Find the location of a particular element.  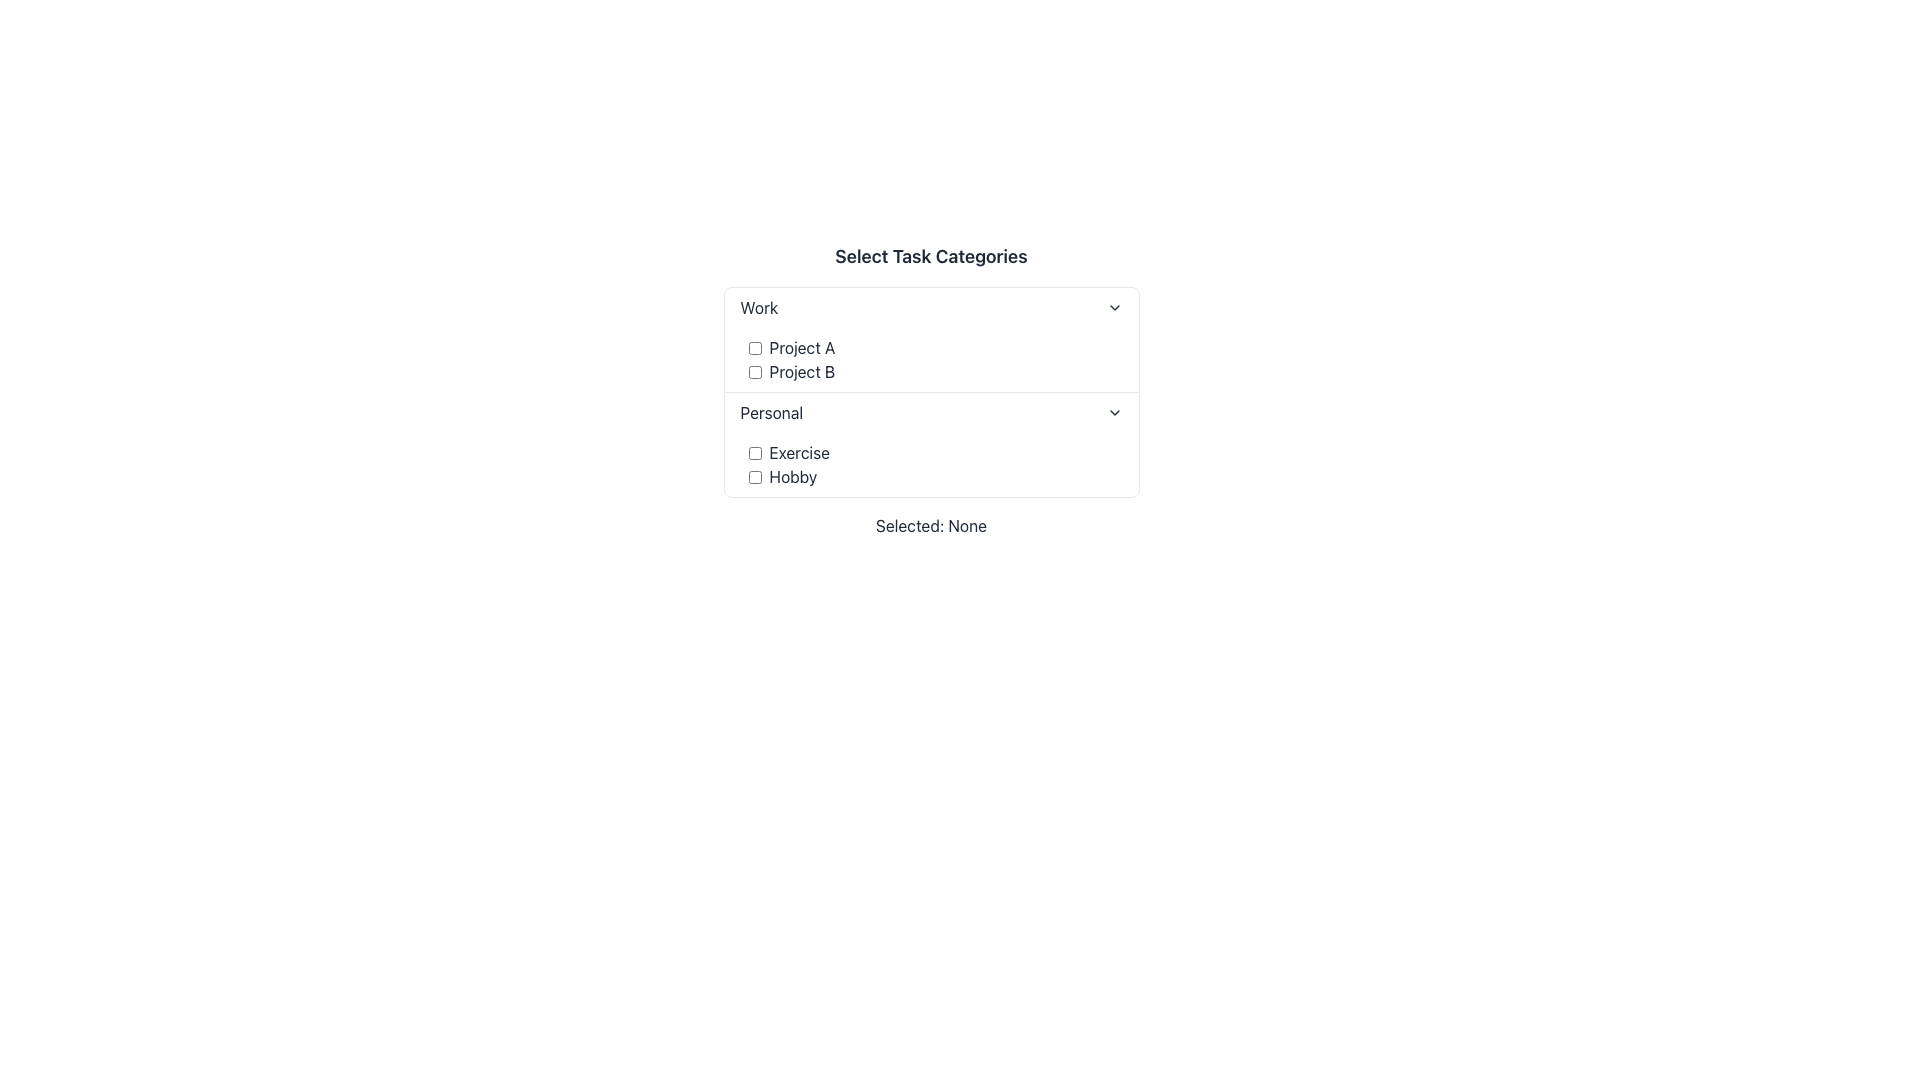

the text label that serves as a descriptor for the adjacent checkbox in the 'Personal' subsection under 'Select Task Categories' is located at coordinates (792, 477).